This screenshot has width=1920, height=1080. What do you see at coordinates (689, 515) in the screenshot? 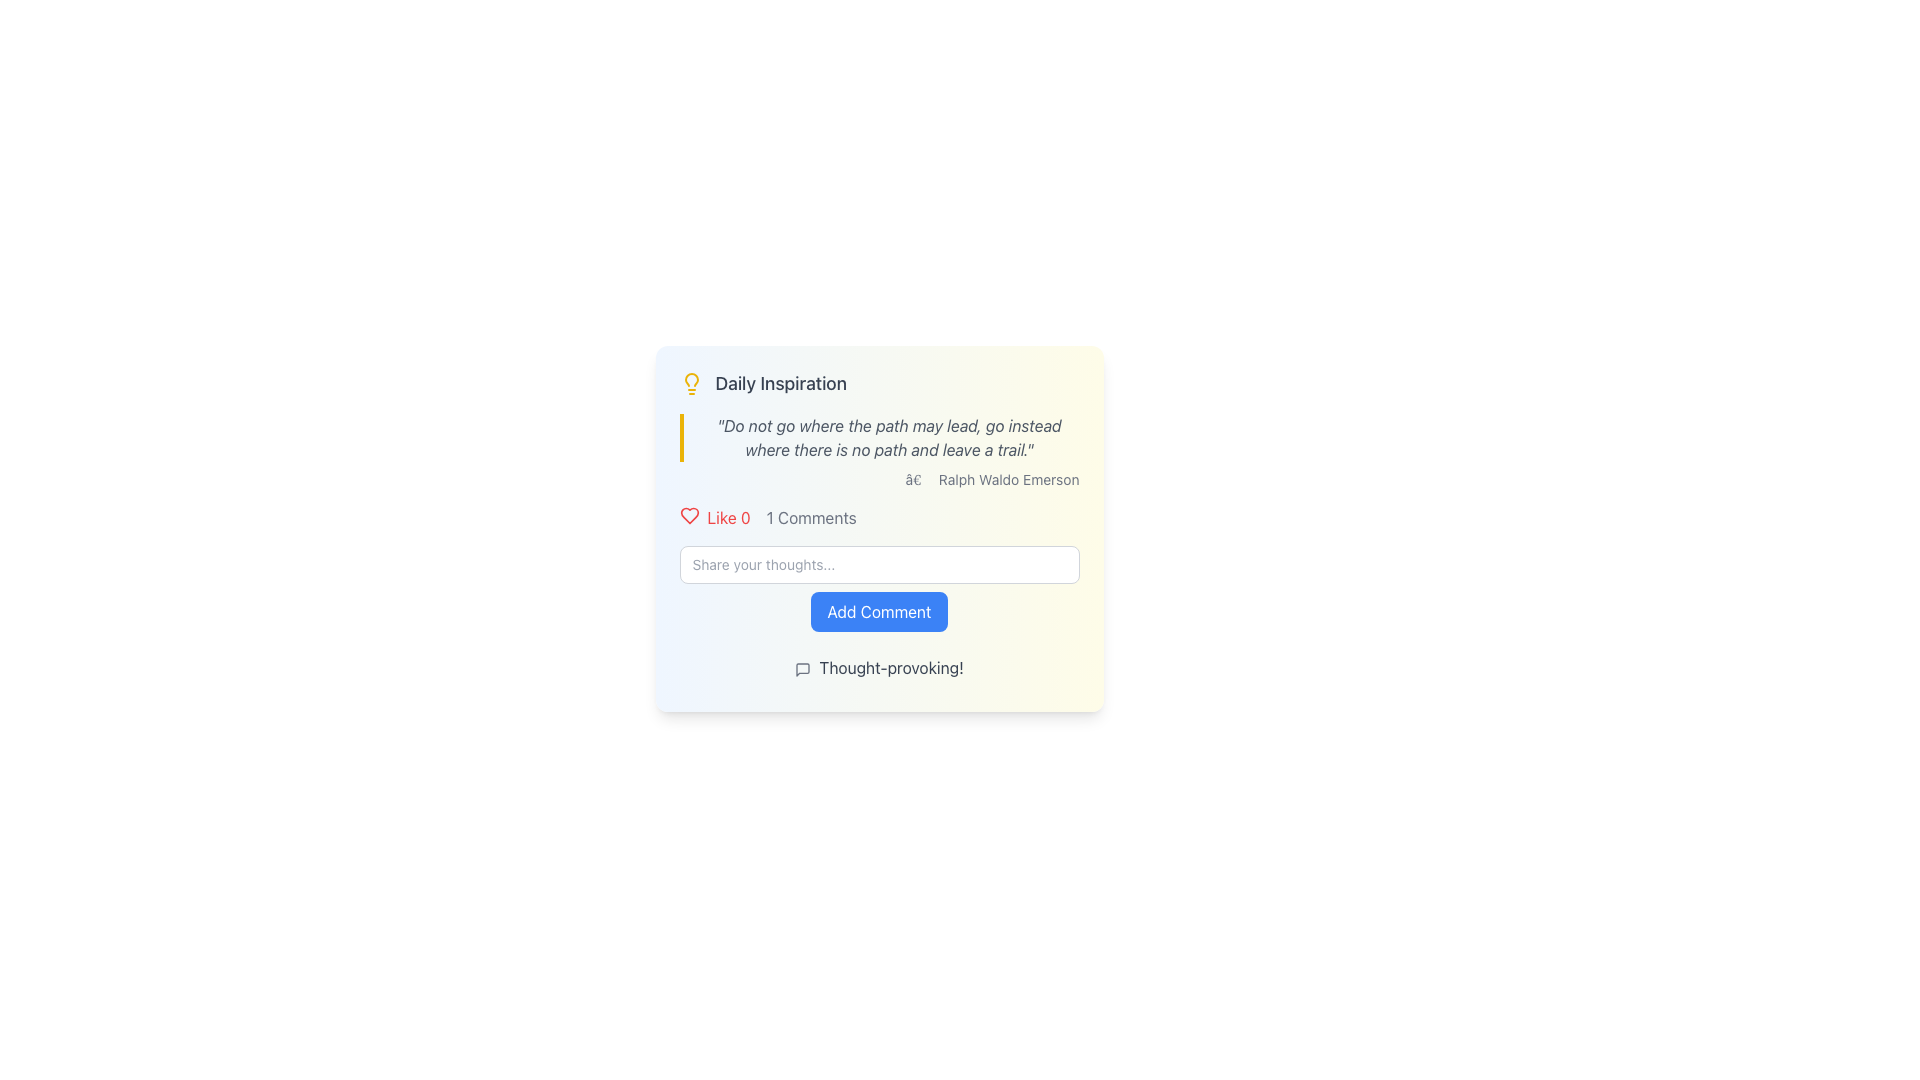
I see `the heart-shaped icon that allows users to indicate liking or favoriting content` at bounding box center [689, 515].